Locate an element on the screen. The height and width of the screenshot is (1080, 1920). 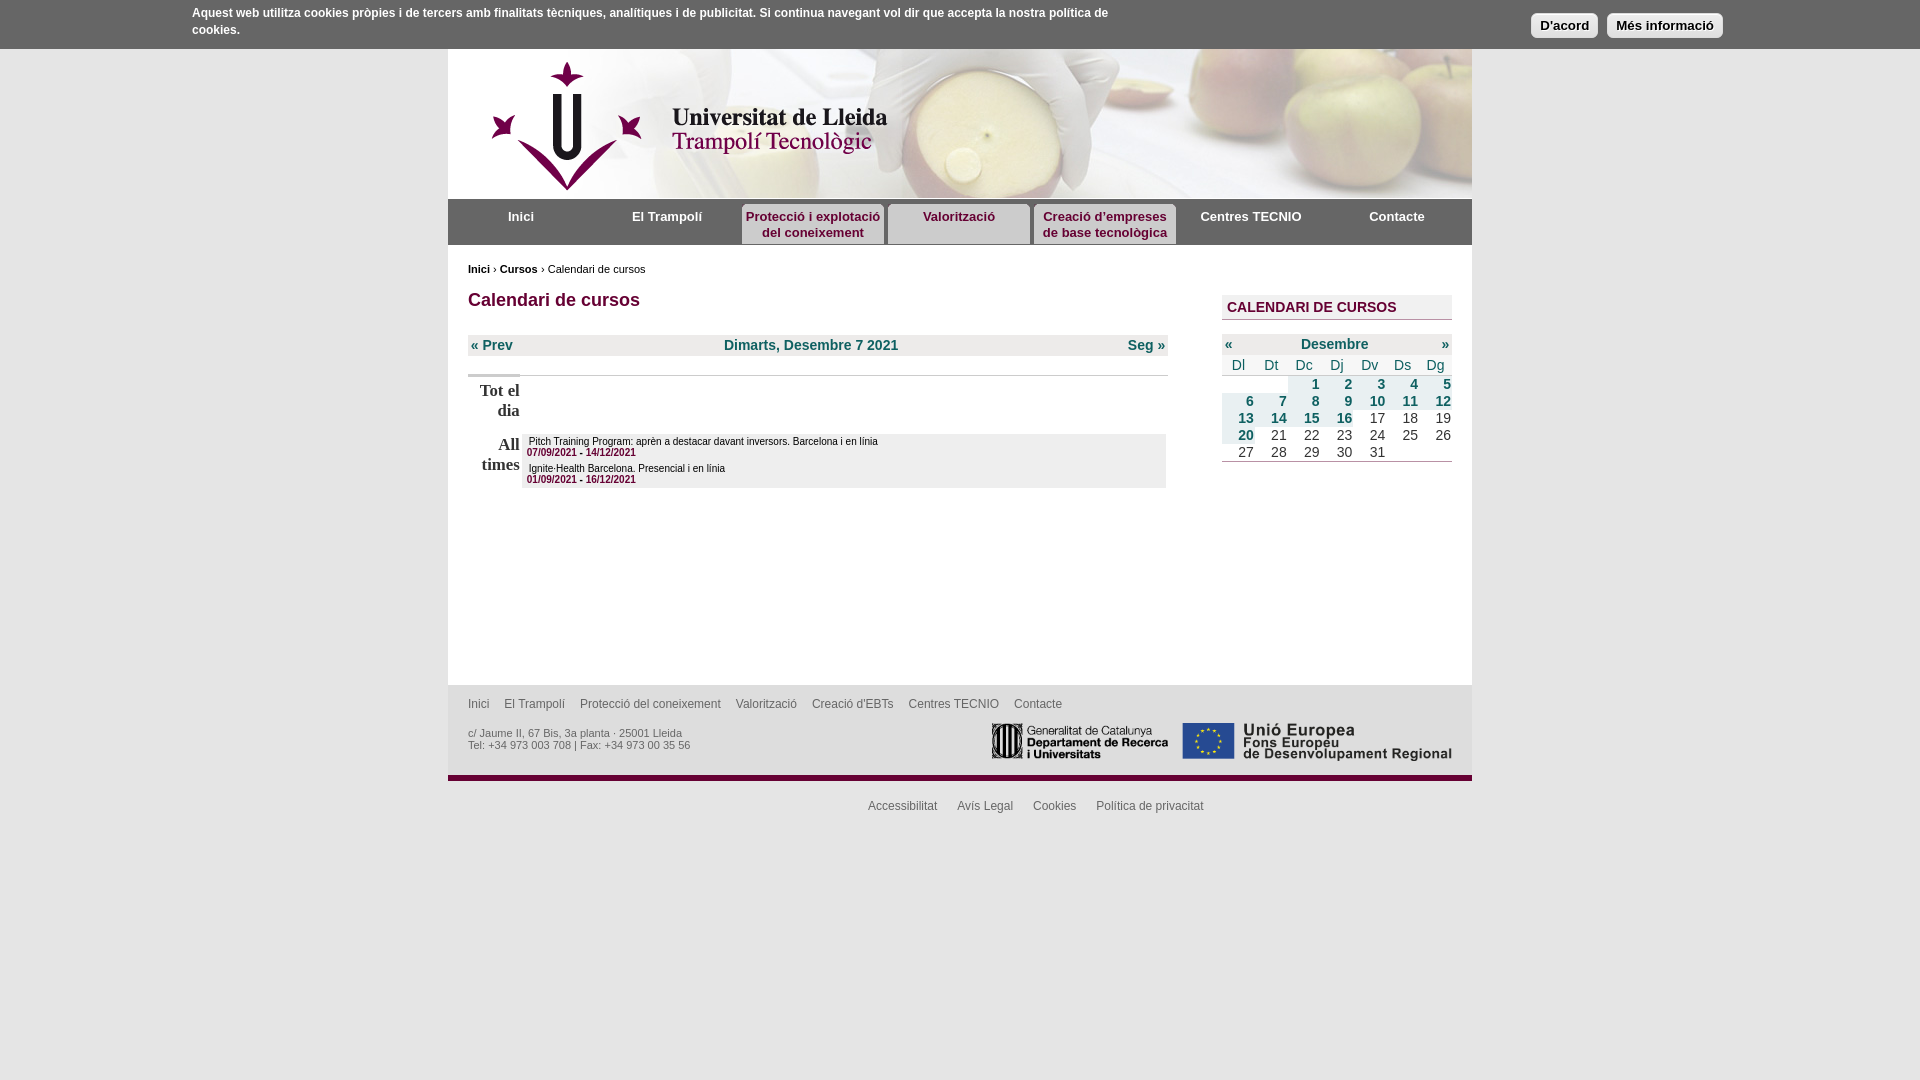
'12' is located at coordinates (1443, 401).